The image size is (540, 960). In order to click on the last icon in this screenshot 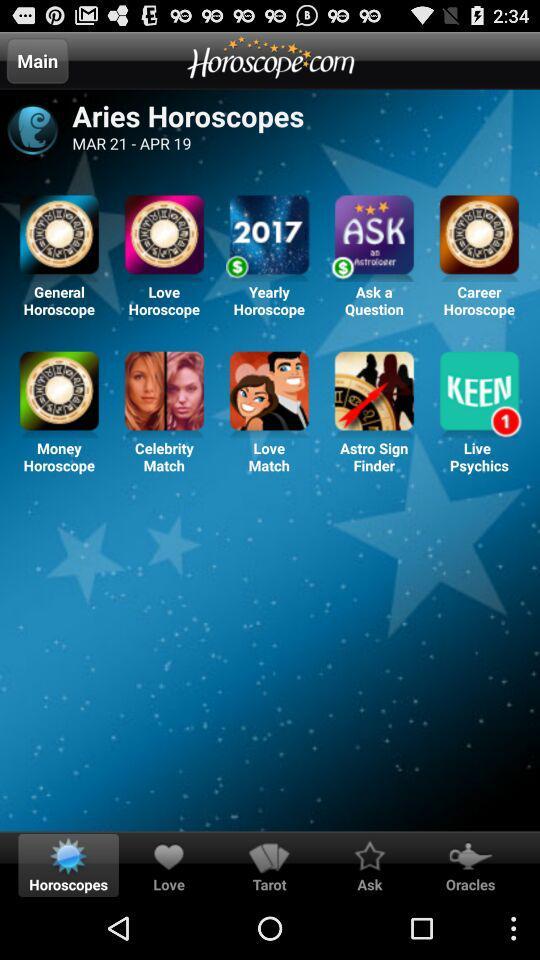, I will do `click(478, 393)`.